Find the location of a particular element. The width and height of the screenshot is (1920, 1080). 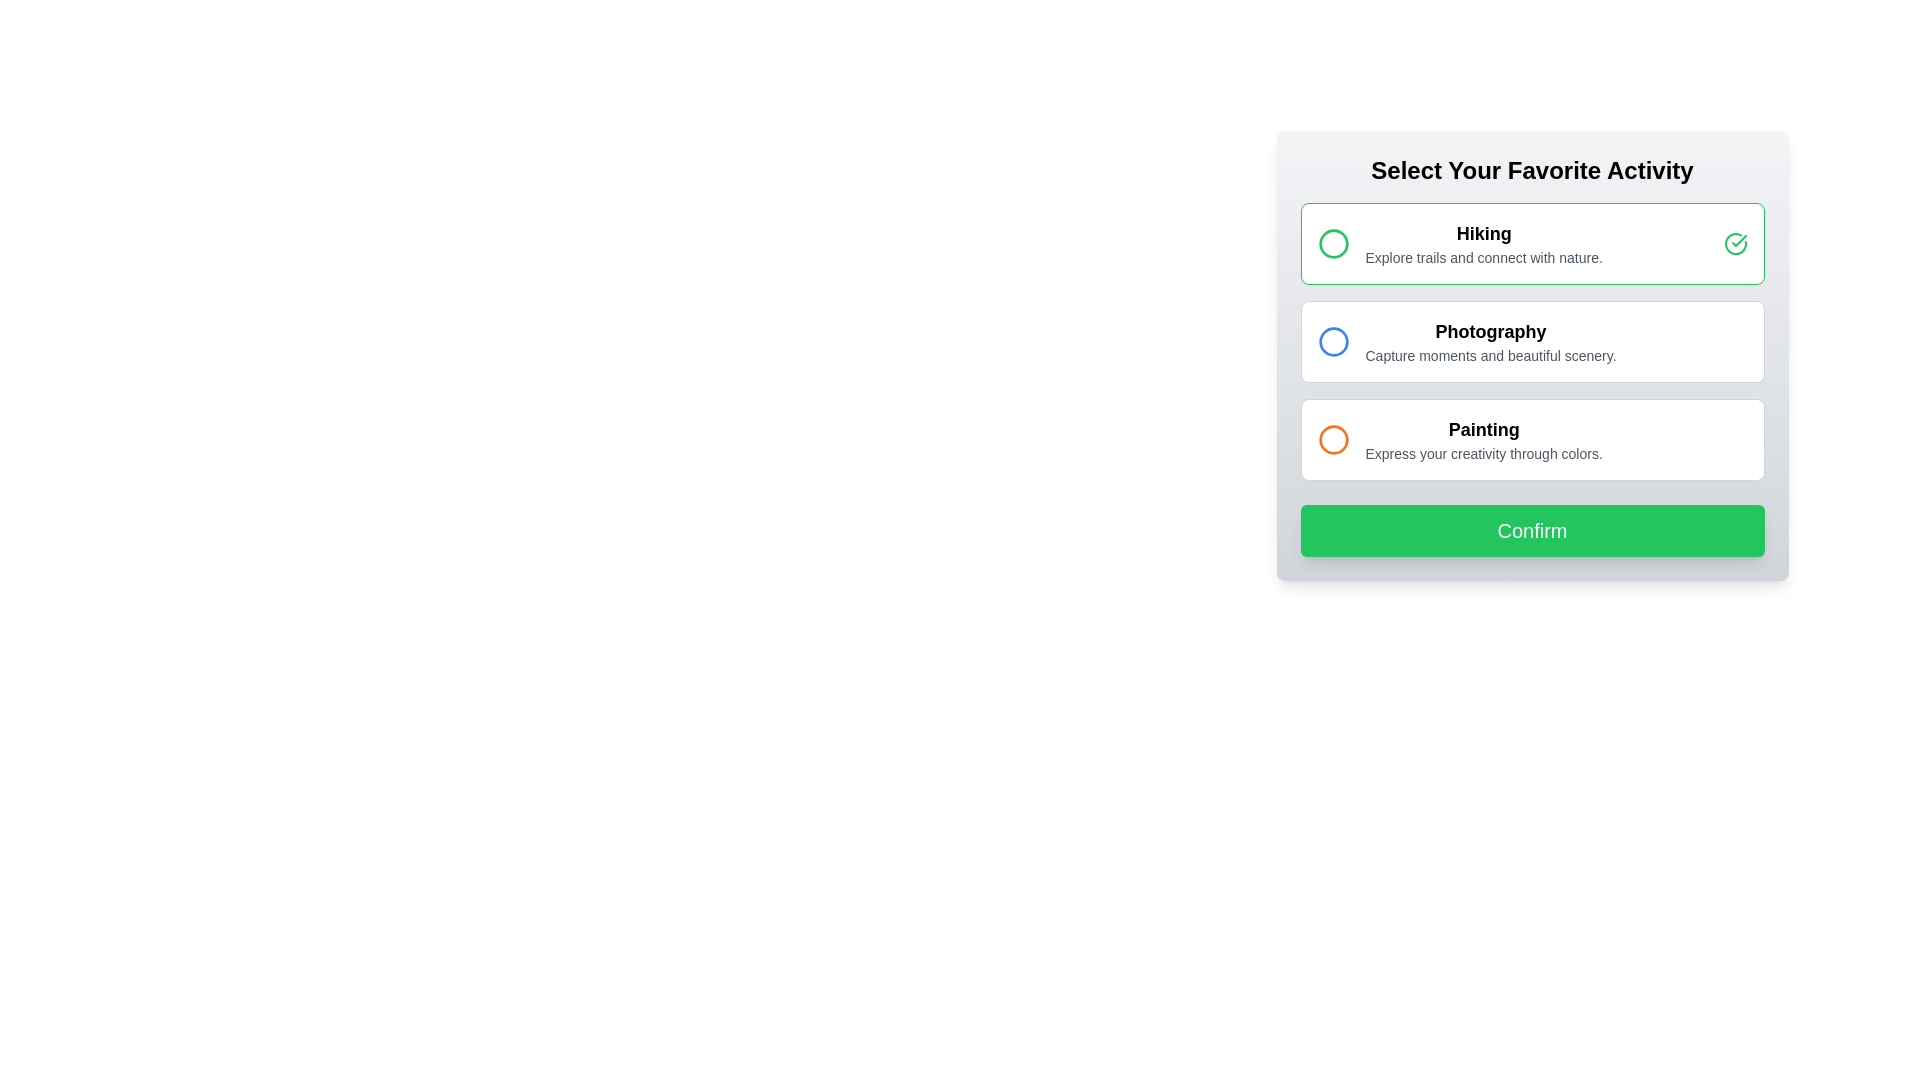

the text content that describes the 'Hiking' activity option, which is located in the vertical list under 'Select Your Favorite Activity', positioned to the right of the circular icon and above the checkmark icon is located at coordinates (1484, 242).